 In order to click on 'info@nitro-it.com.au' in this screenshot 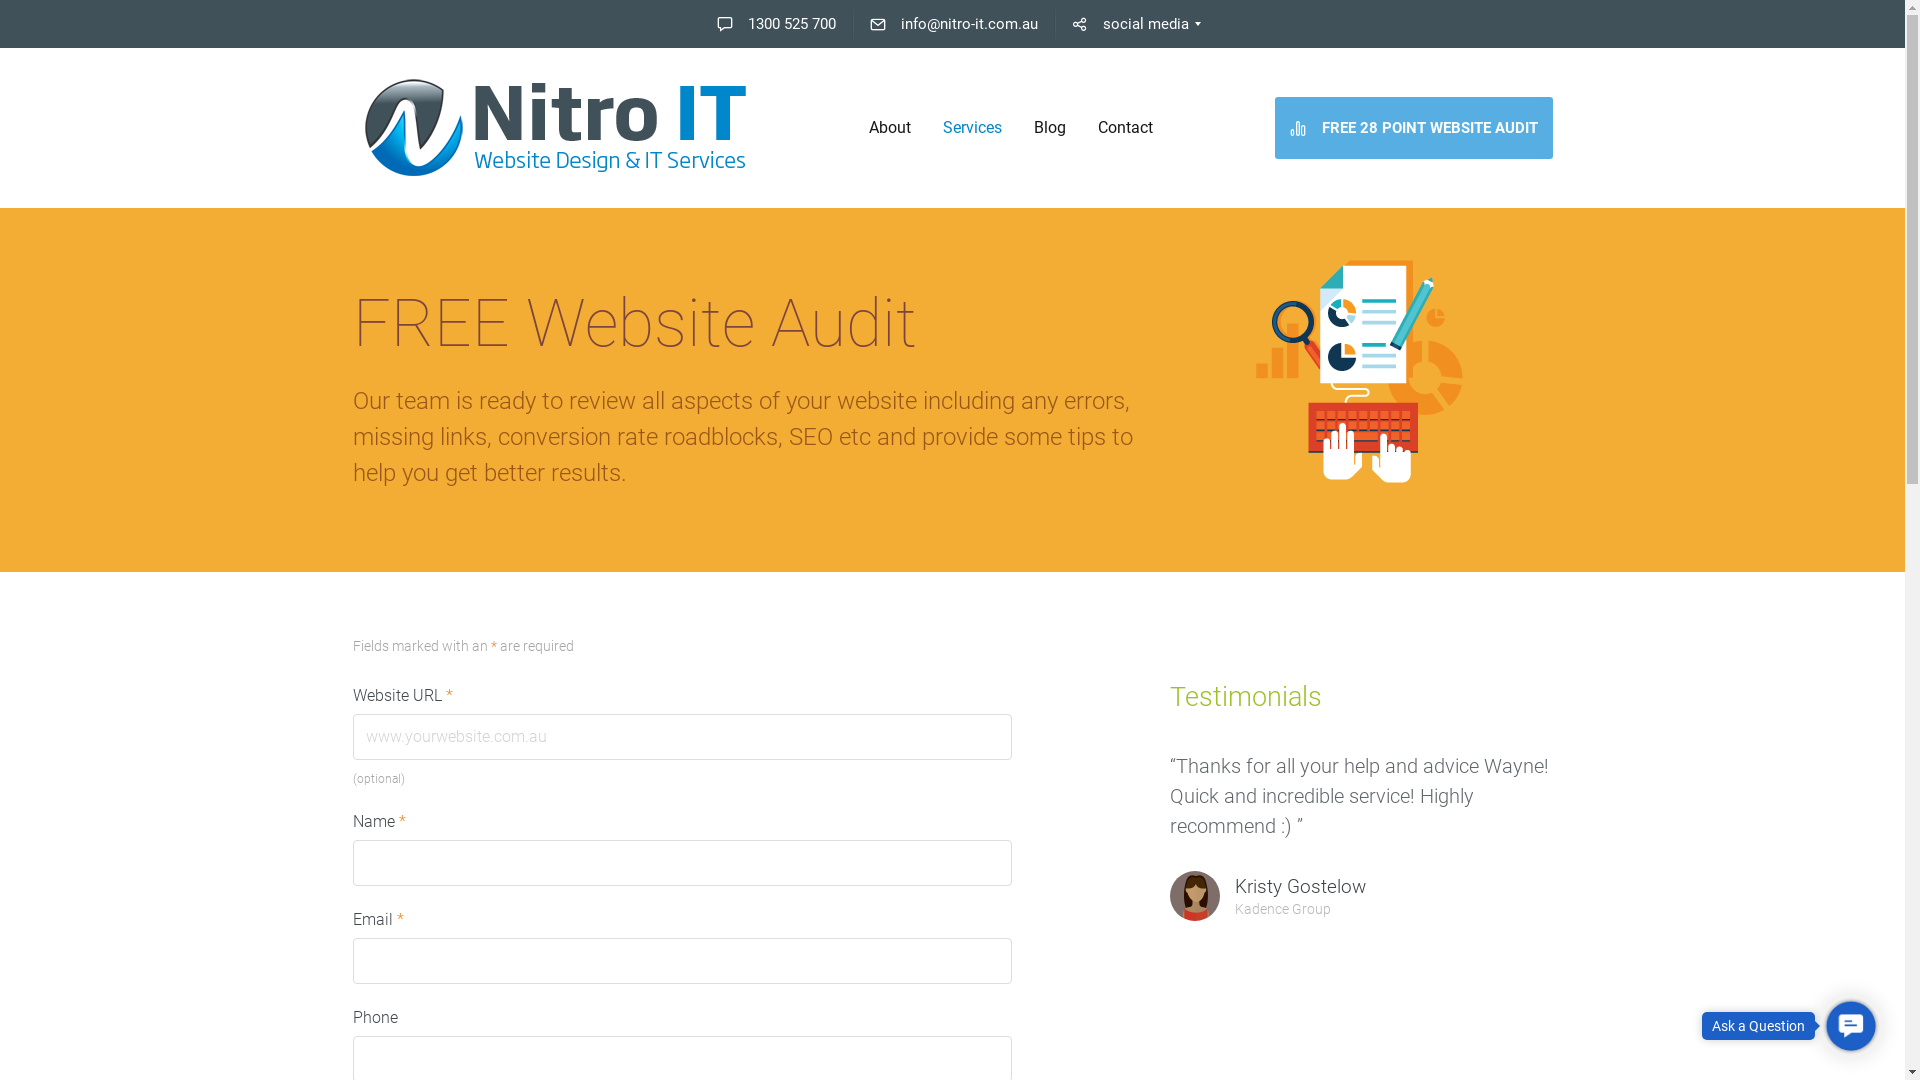, I will do `click(952, 23)`.